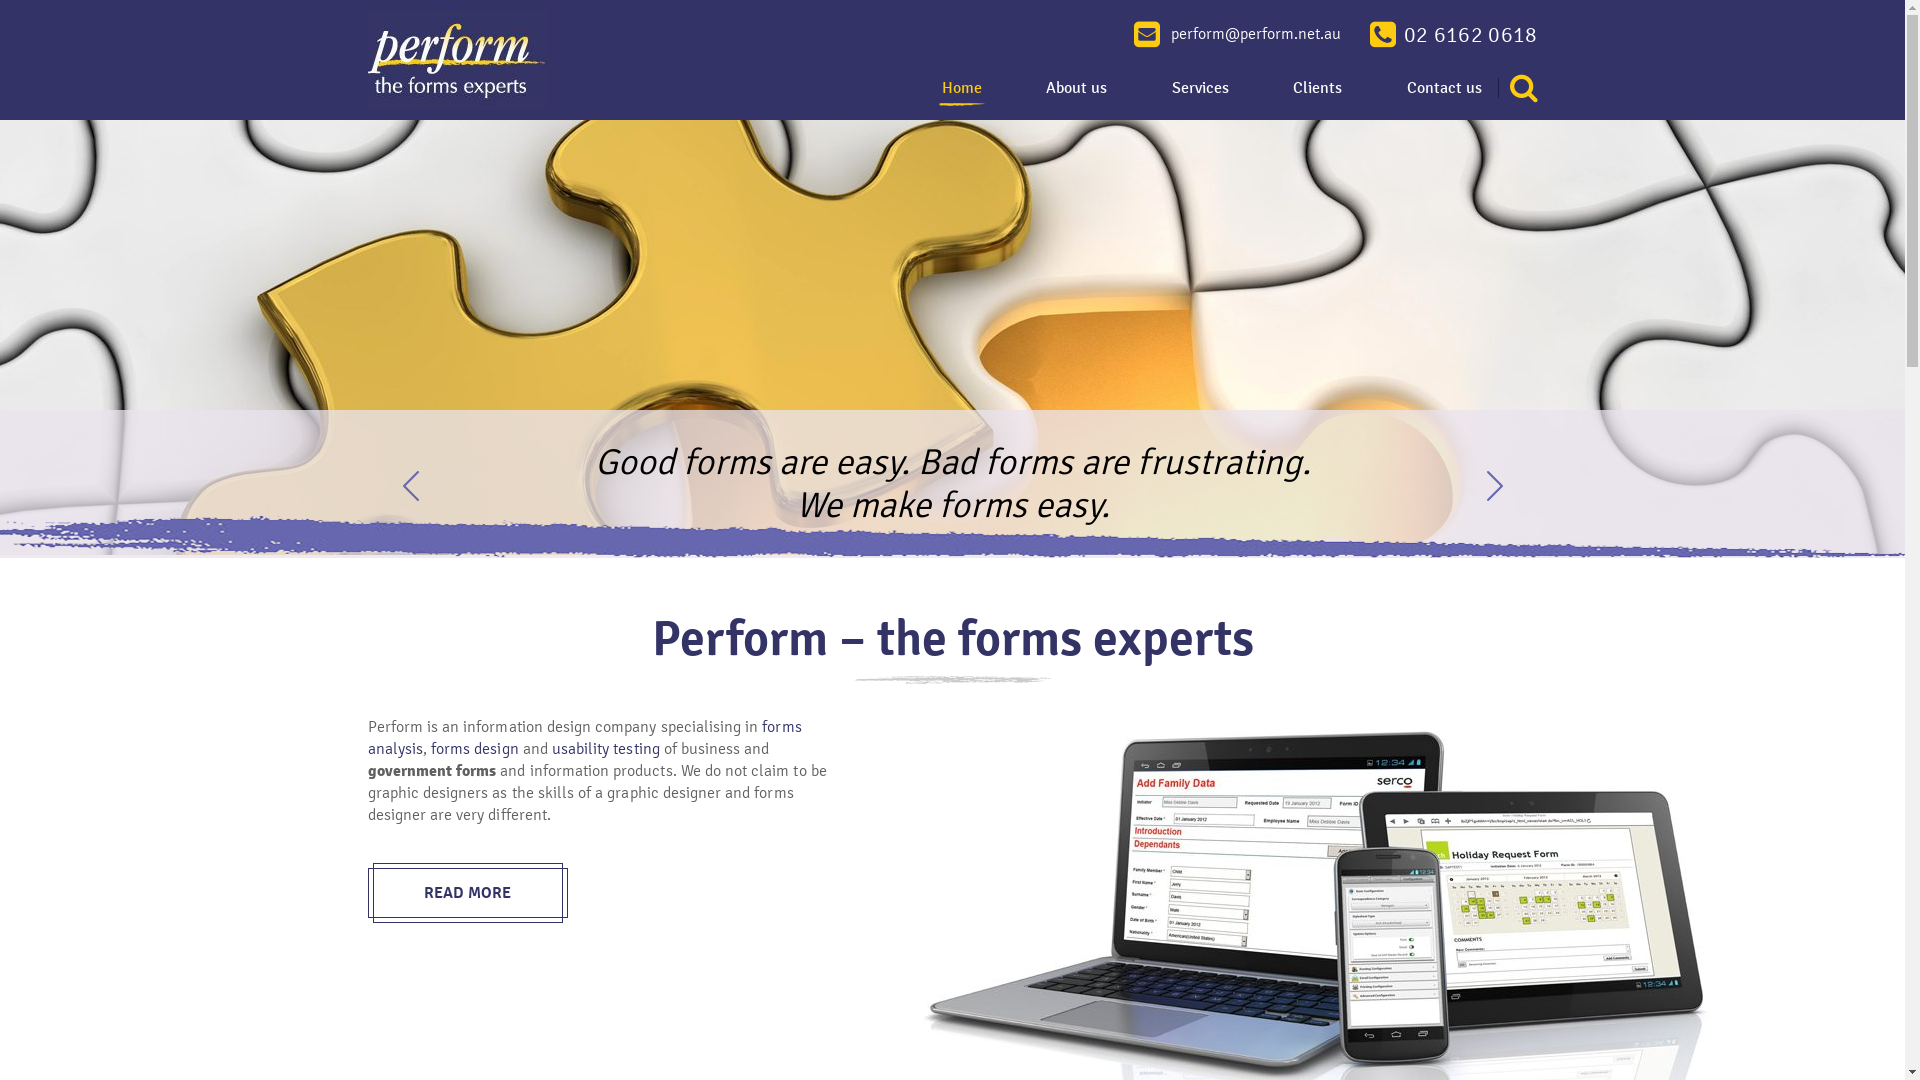 The width and height of the screenshot is (1920, 1080). What do you see at coordinates (1454, 33) in the screenshot?
I see `'02 6162 0618'` at bounding box center [1454, 33].